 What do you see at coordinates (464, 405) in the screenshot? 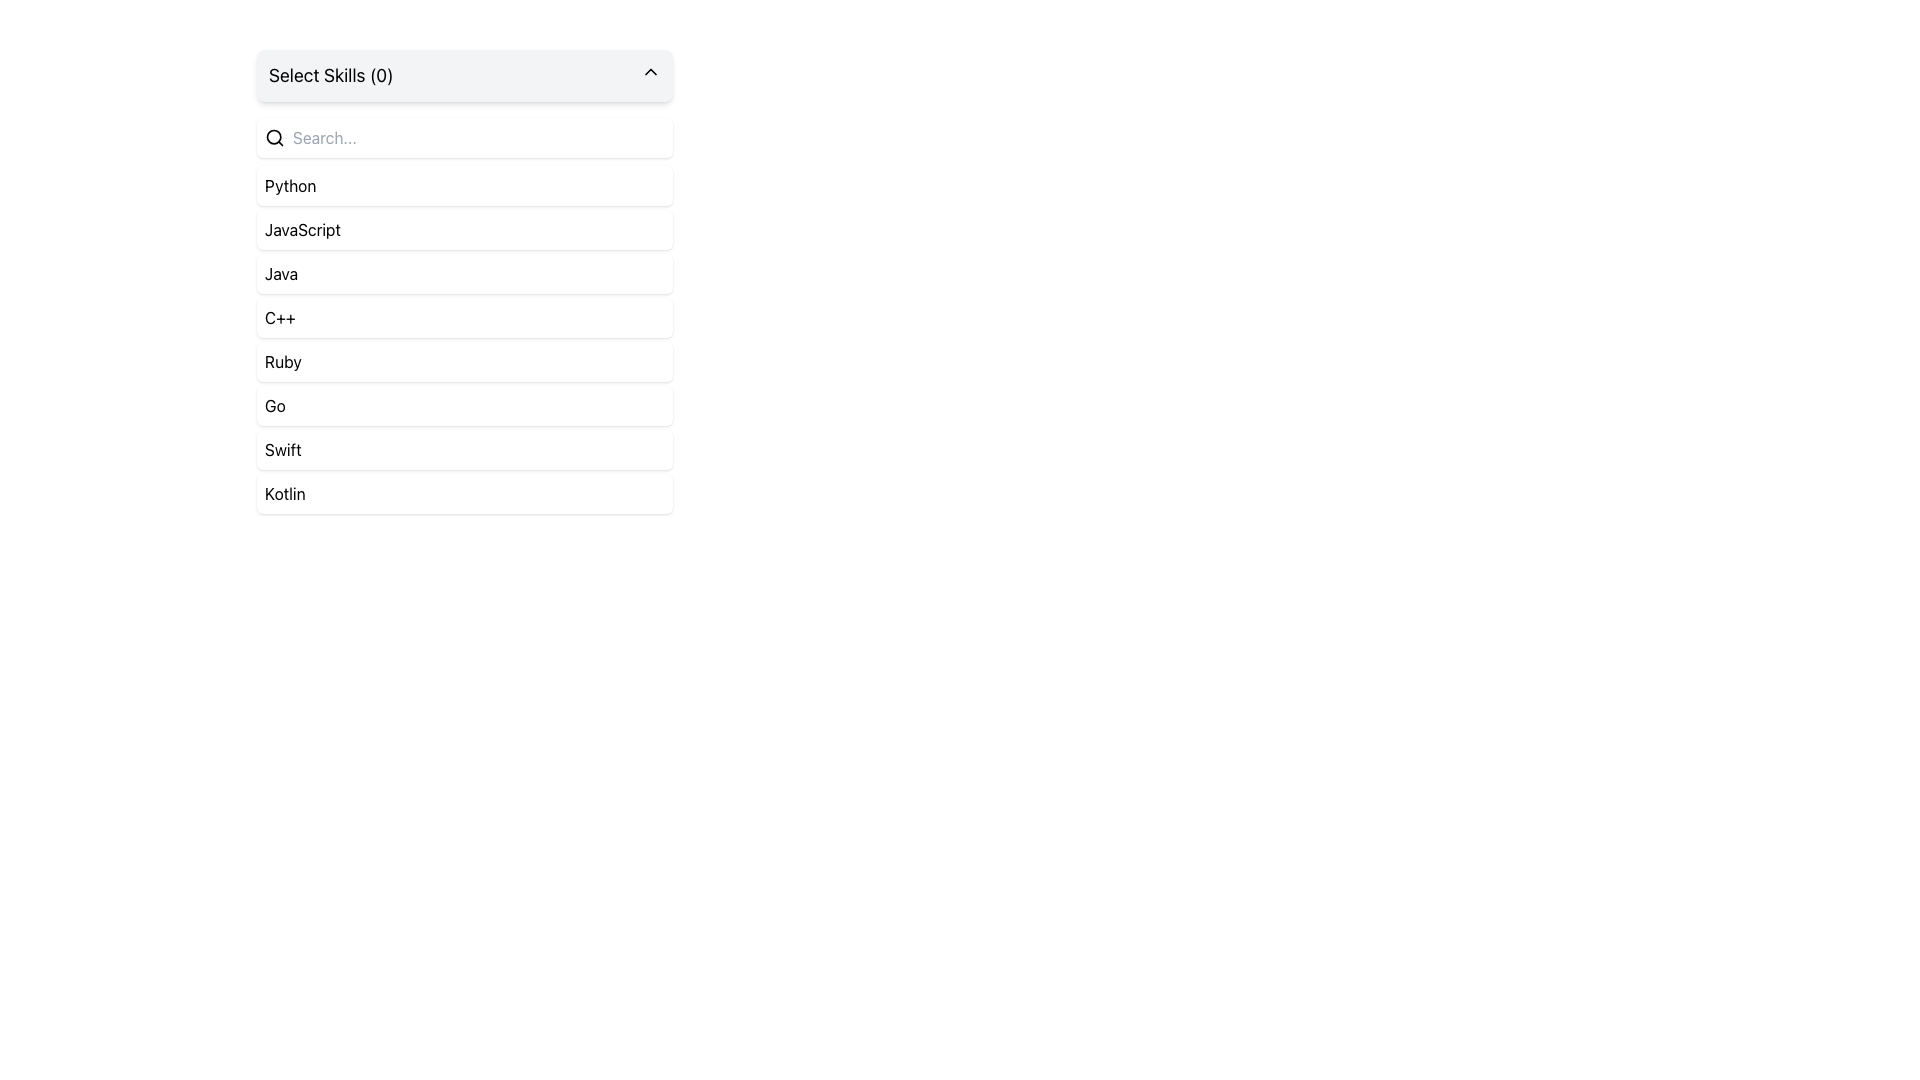
I see `the sixth item in the dropdown list labeled 'Go'` at bounding box center [464, 405].